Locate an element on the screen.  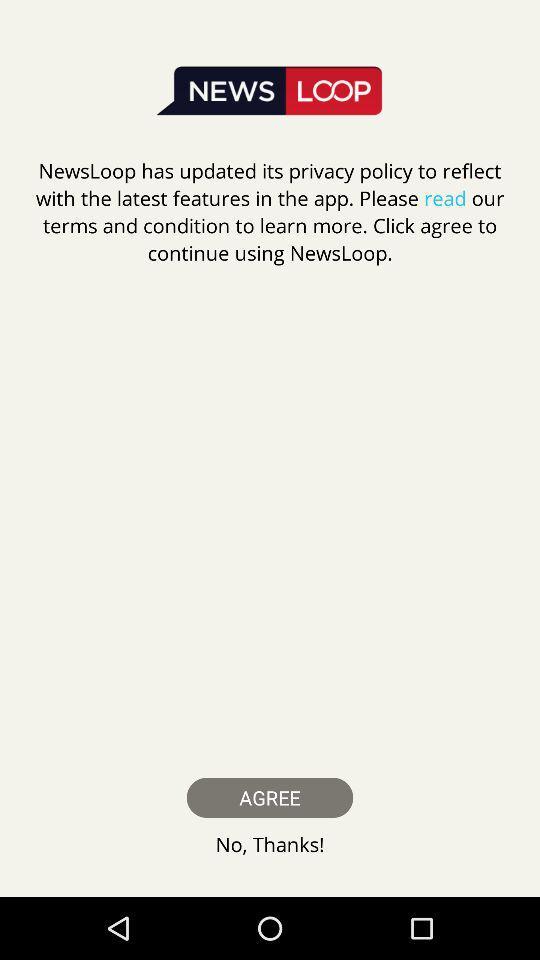
newsloop has updated item is located at coordinates (270, 211).